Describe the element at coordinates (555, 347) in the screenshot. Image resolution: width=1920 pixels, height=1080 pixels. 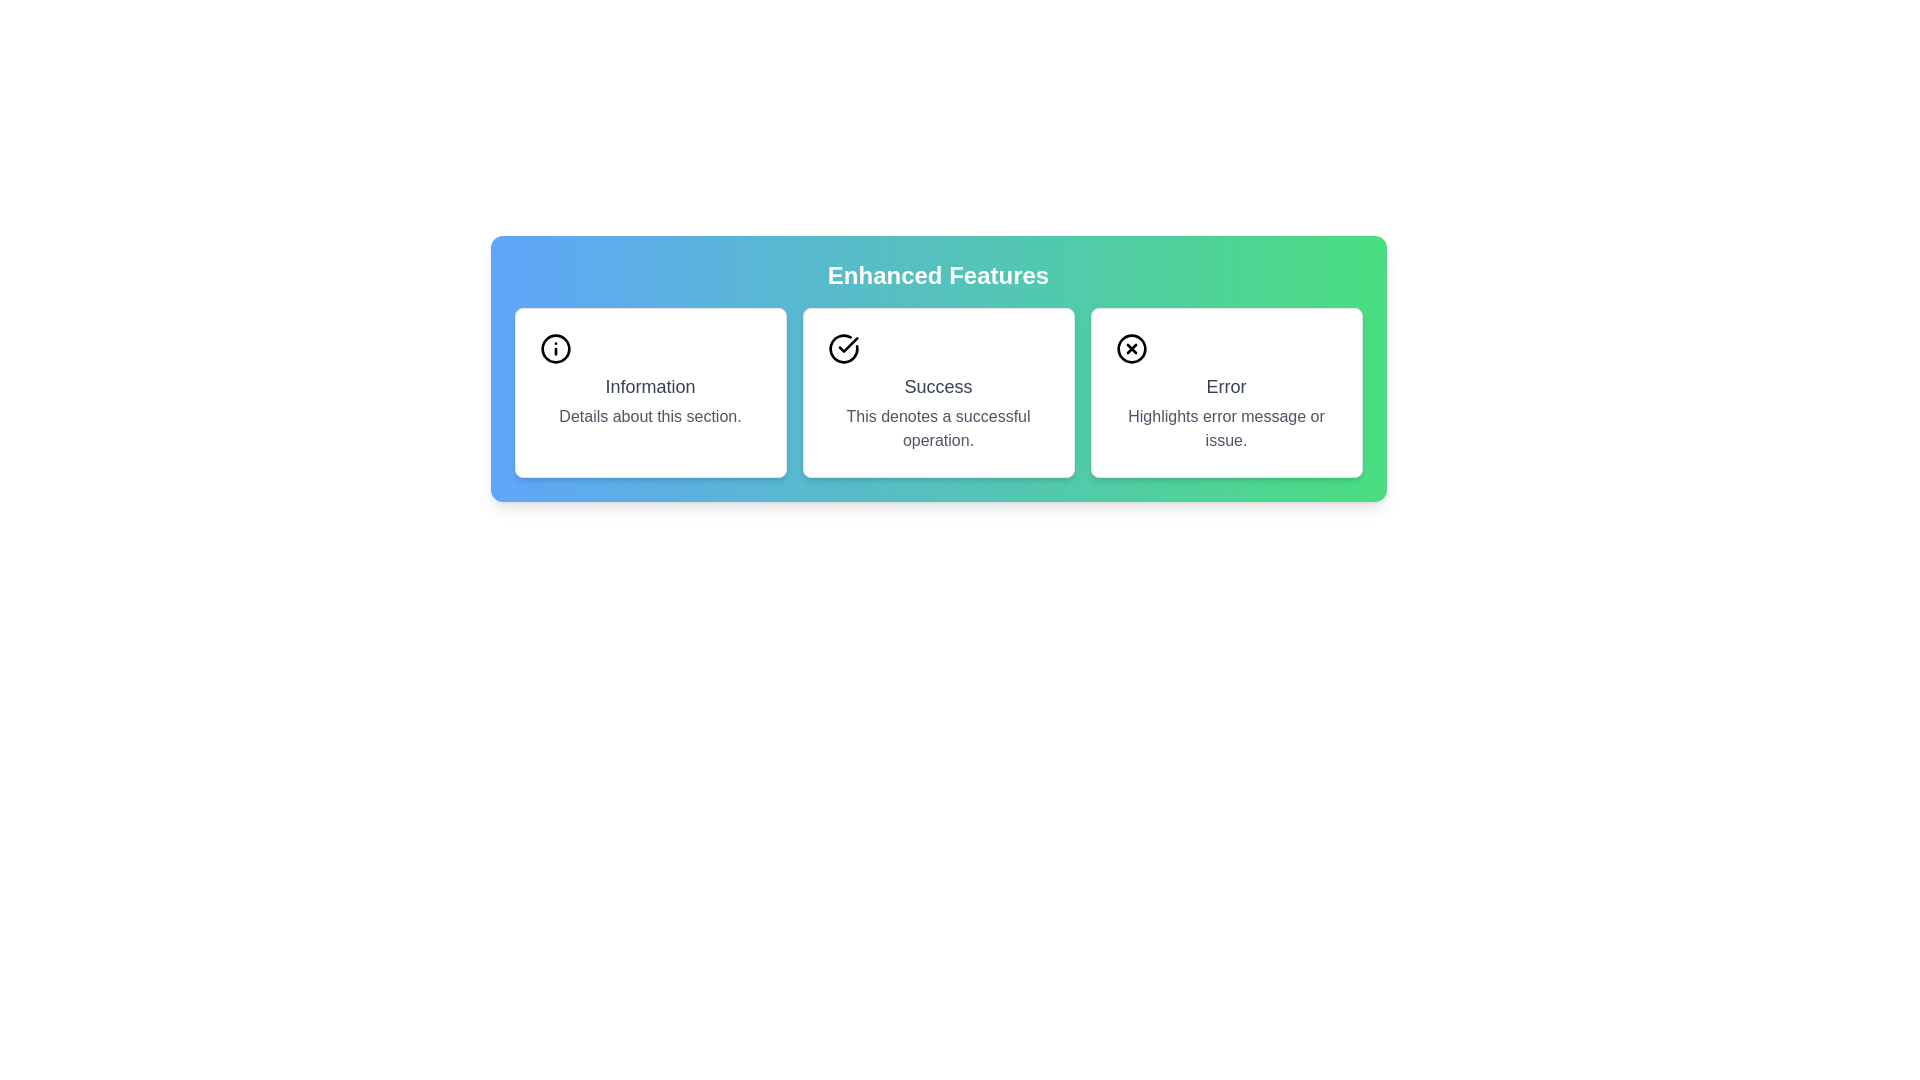
I see `the circular icon background that serves as the outline for the 'i' icon, located in the left-most card below the 'Enhanced Features' header` at that location.